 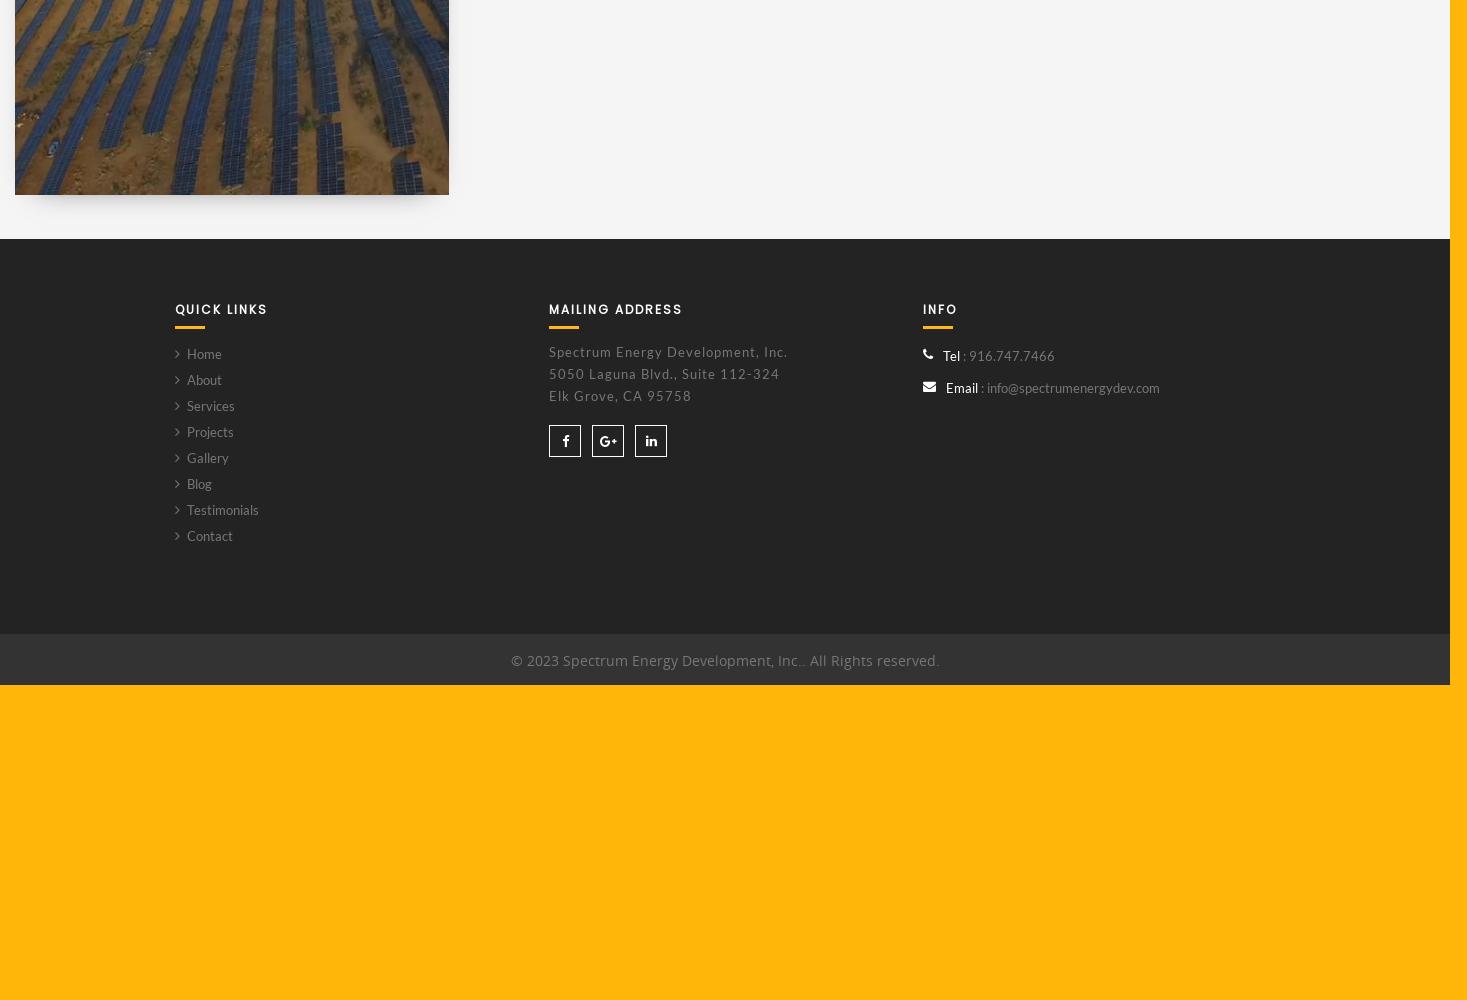 I want to click on 'MAILING ADDRESS', so click(x=615, y=309).